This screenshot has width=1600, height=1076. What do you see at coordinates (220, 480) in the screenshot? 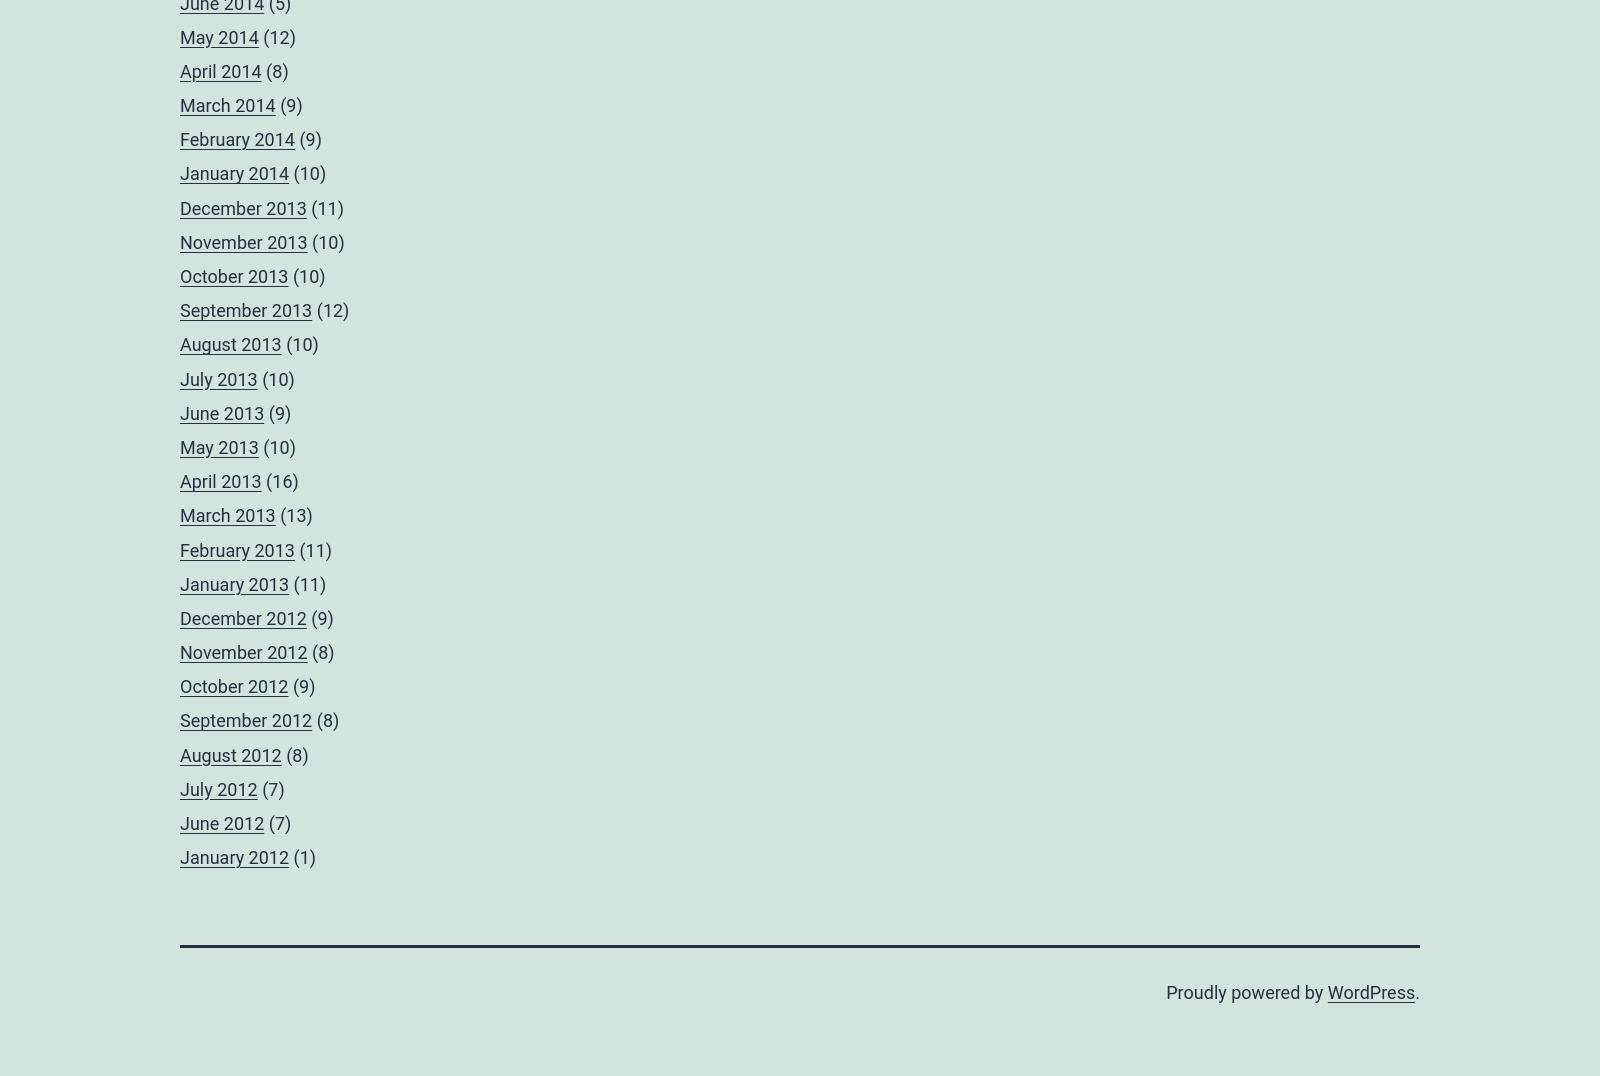
I see `'April 2013'` at bounding box center [220, 480].